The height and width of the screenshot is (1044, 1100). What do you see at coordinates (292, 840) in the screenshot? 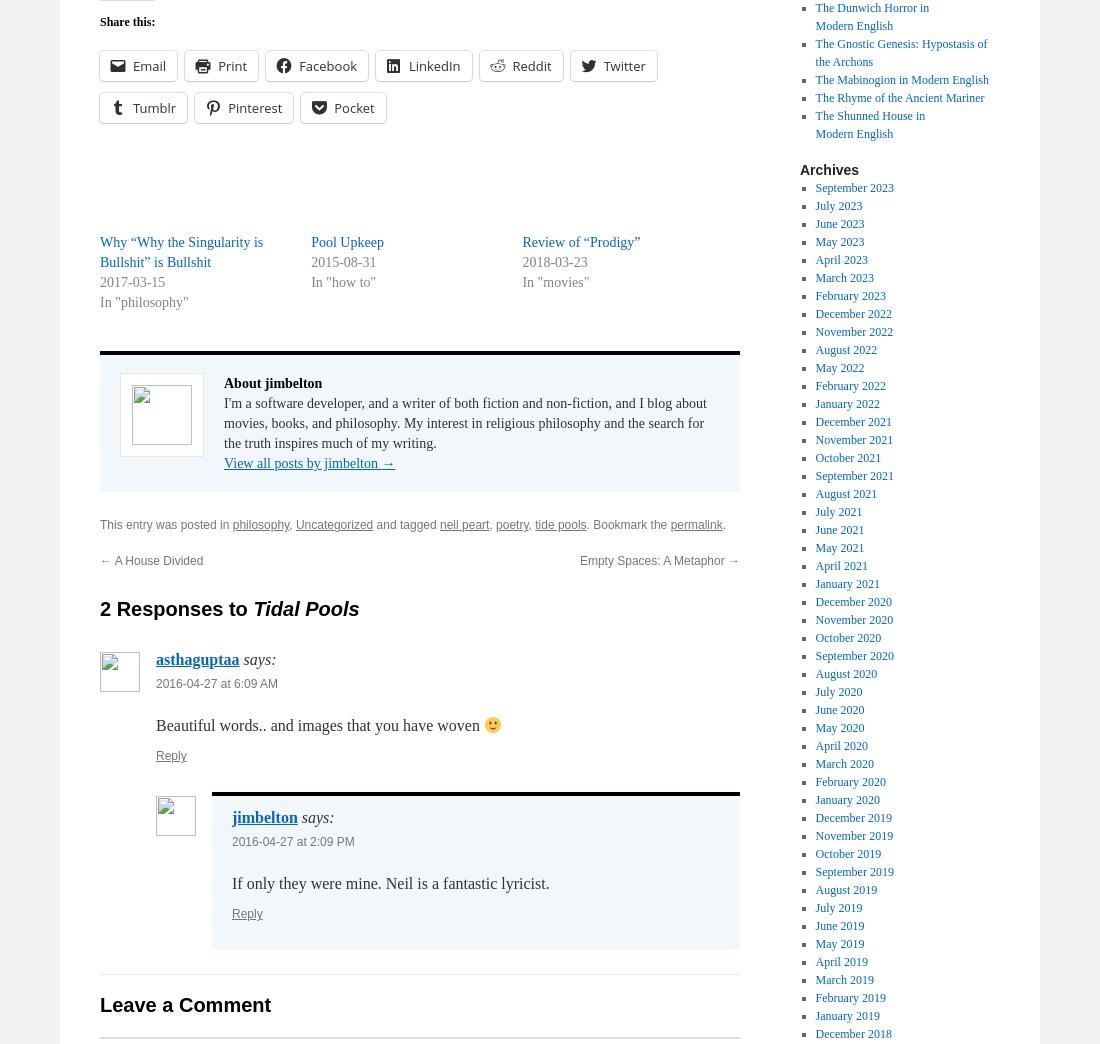
I see `'2016-04-27 at 2:09 PM'` at bounding box center [292, 840].